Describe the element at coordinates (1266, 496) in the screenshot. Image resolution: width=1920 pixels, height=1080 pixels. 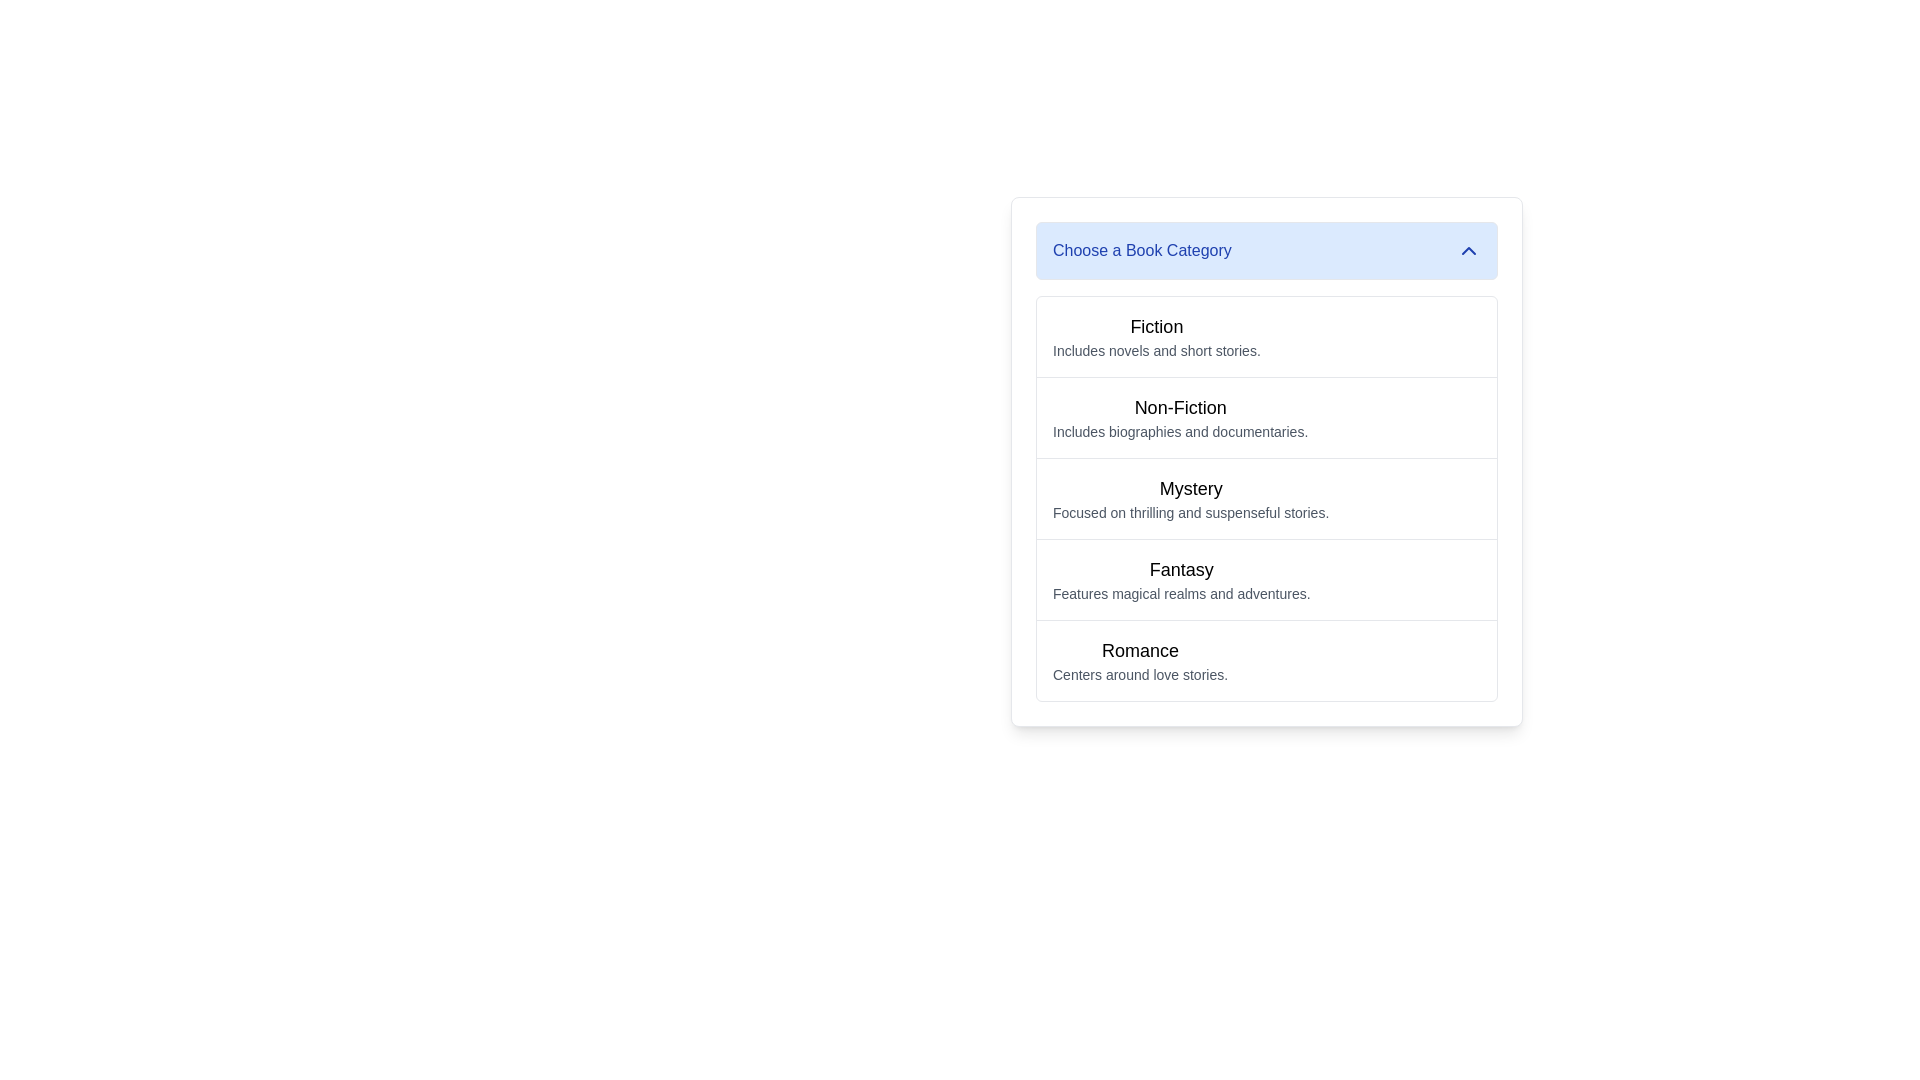
I see `the list item titled 'Mystery', which is the third item in the vertical list of book categories` at that location.